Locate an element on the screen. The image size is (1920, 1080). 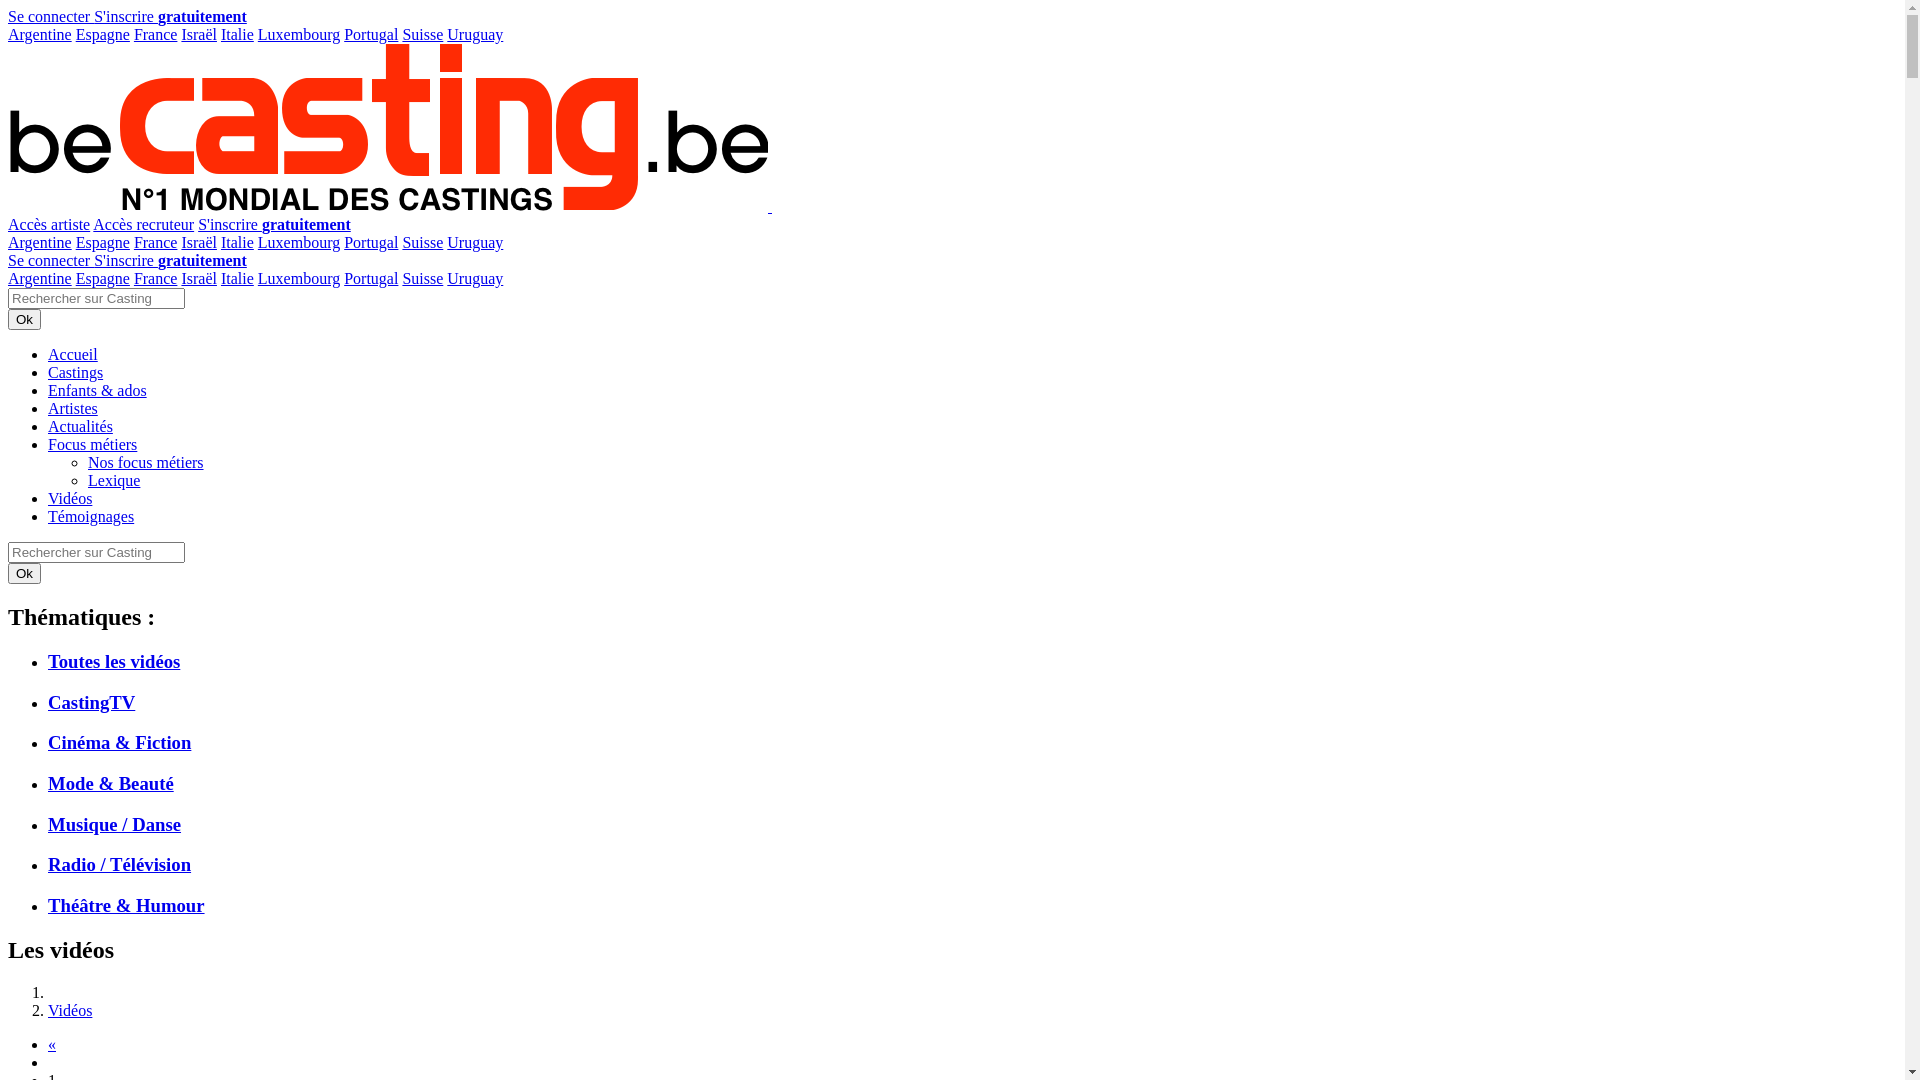
'Suisse' is located at coordinates (421, 34).